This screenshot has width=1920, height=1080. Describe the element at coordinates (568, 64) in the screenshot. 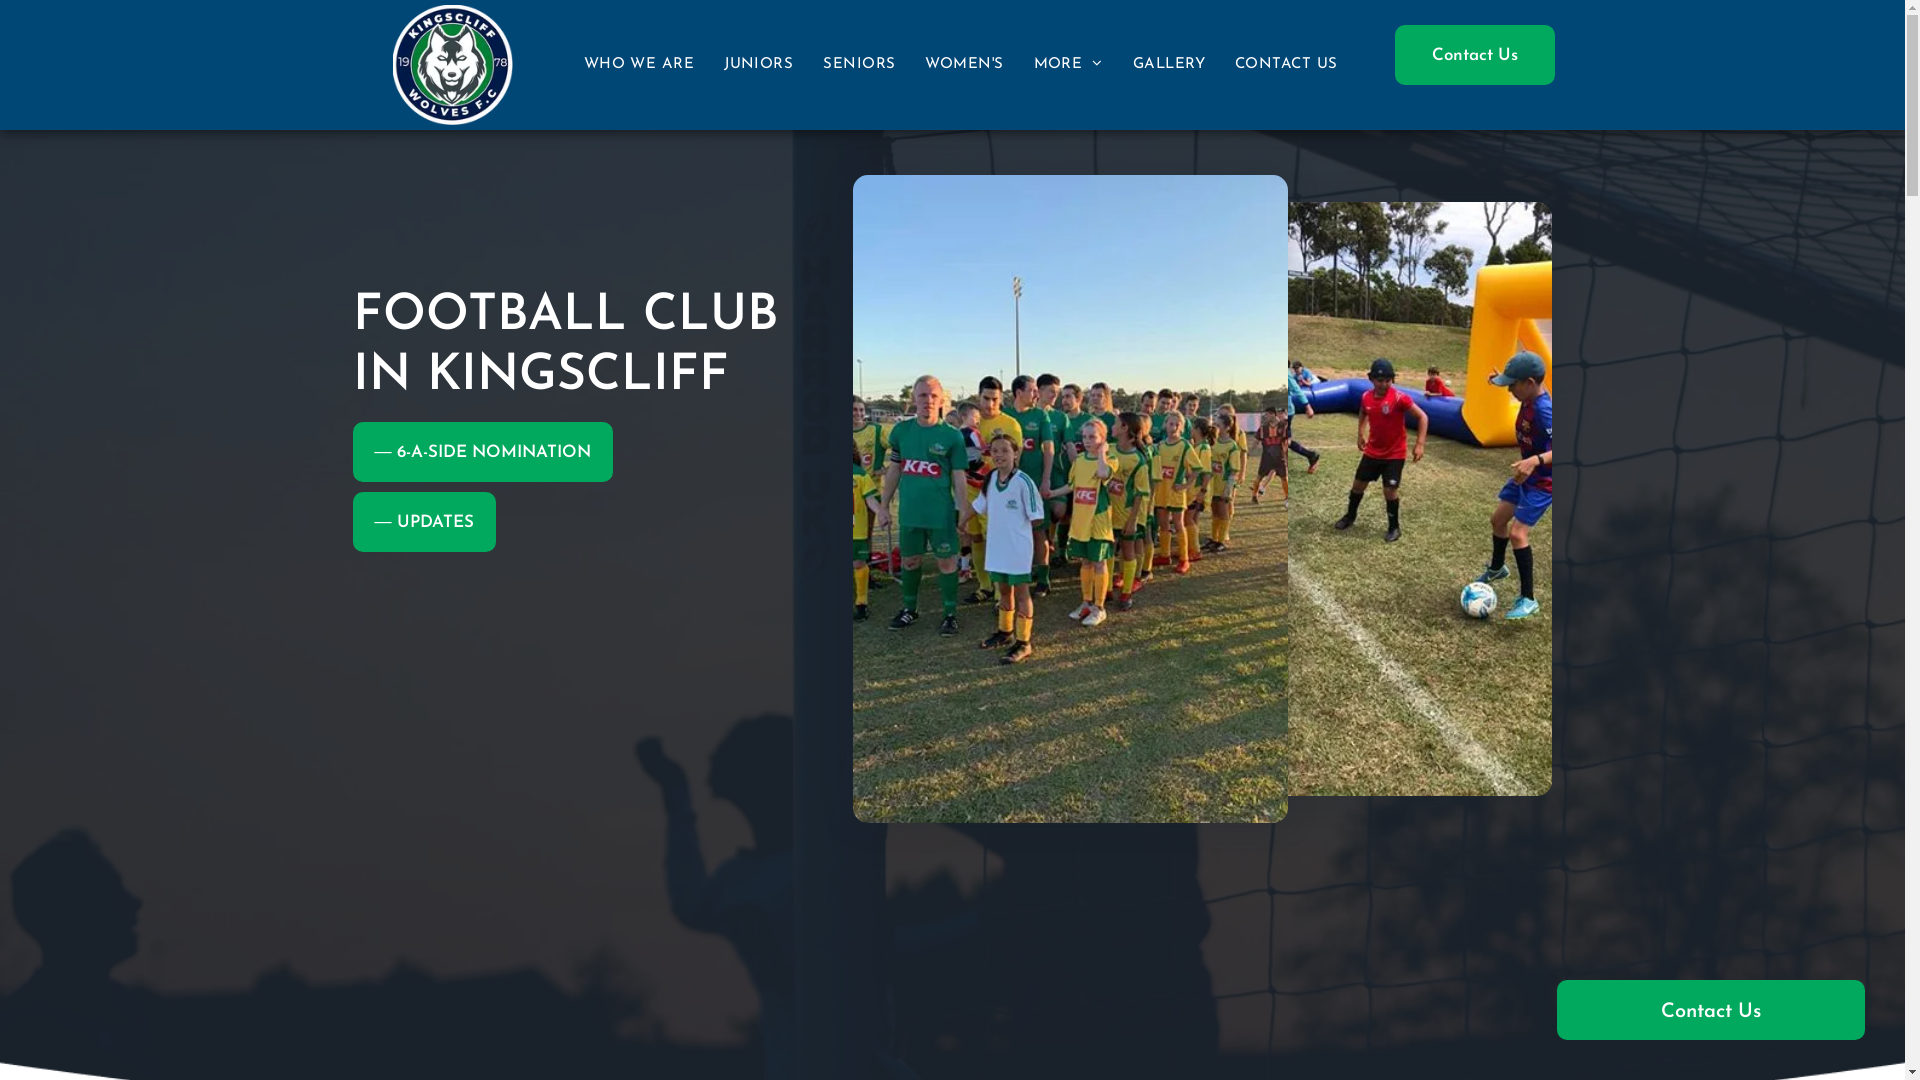

I see `'WHO WE ARE'` at that location.